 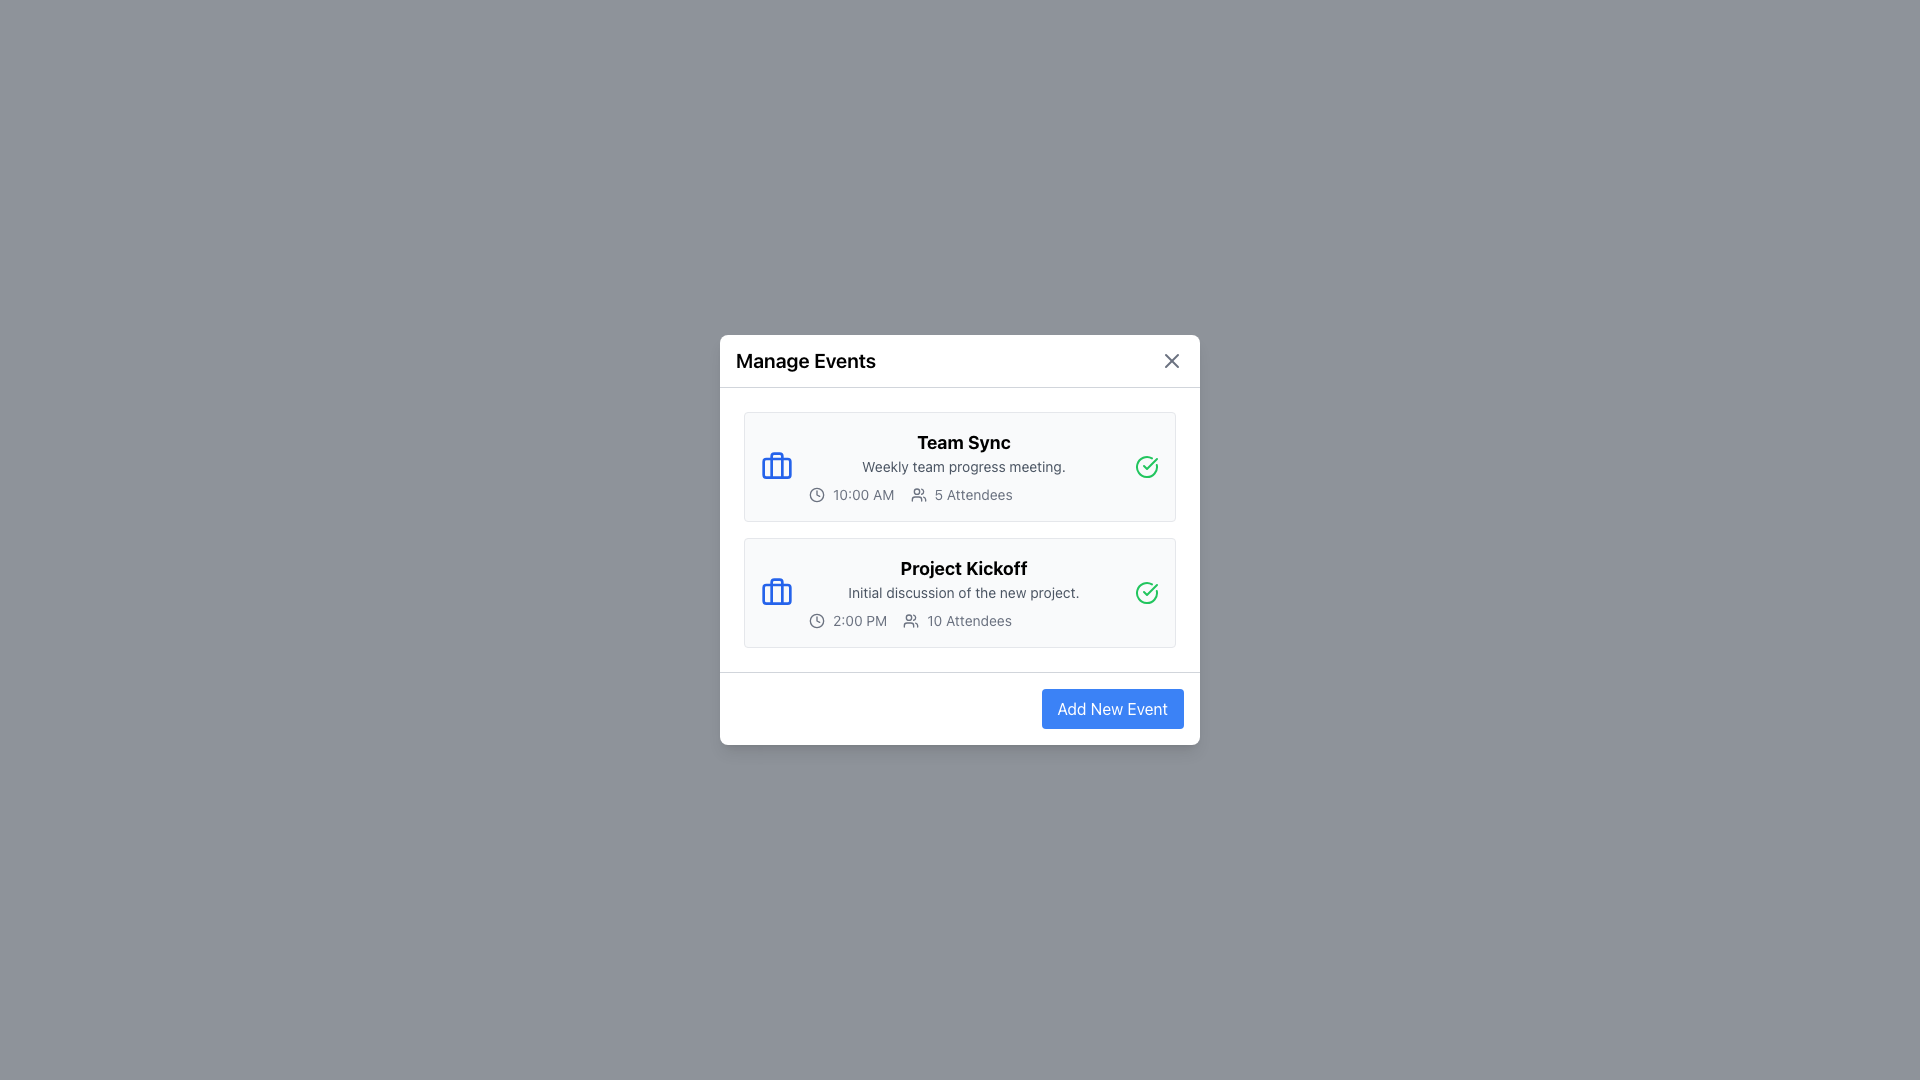 I want to click on the Vector Graphic Icon indicating the completion or approval status of the 'Team Sync' event, located at the top-right corner of the card layout, so click(x=1150, y=589).